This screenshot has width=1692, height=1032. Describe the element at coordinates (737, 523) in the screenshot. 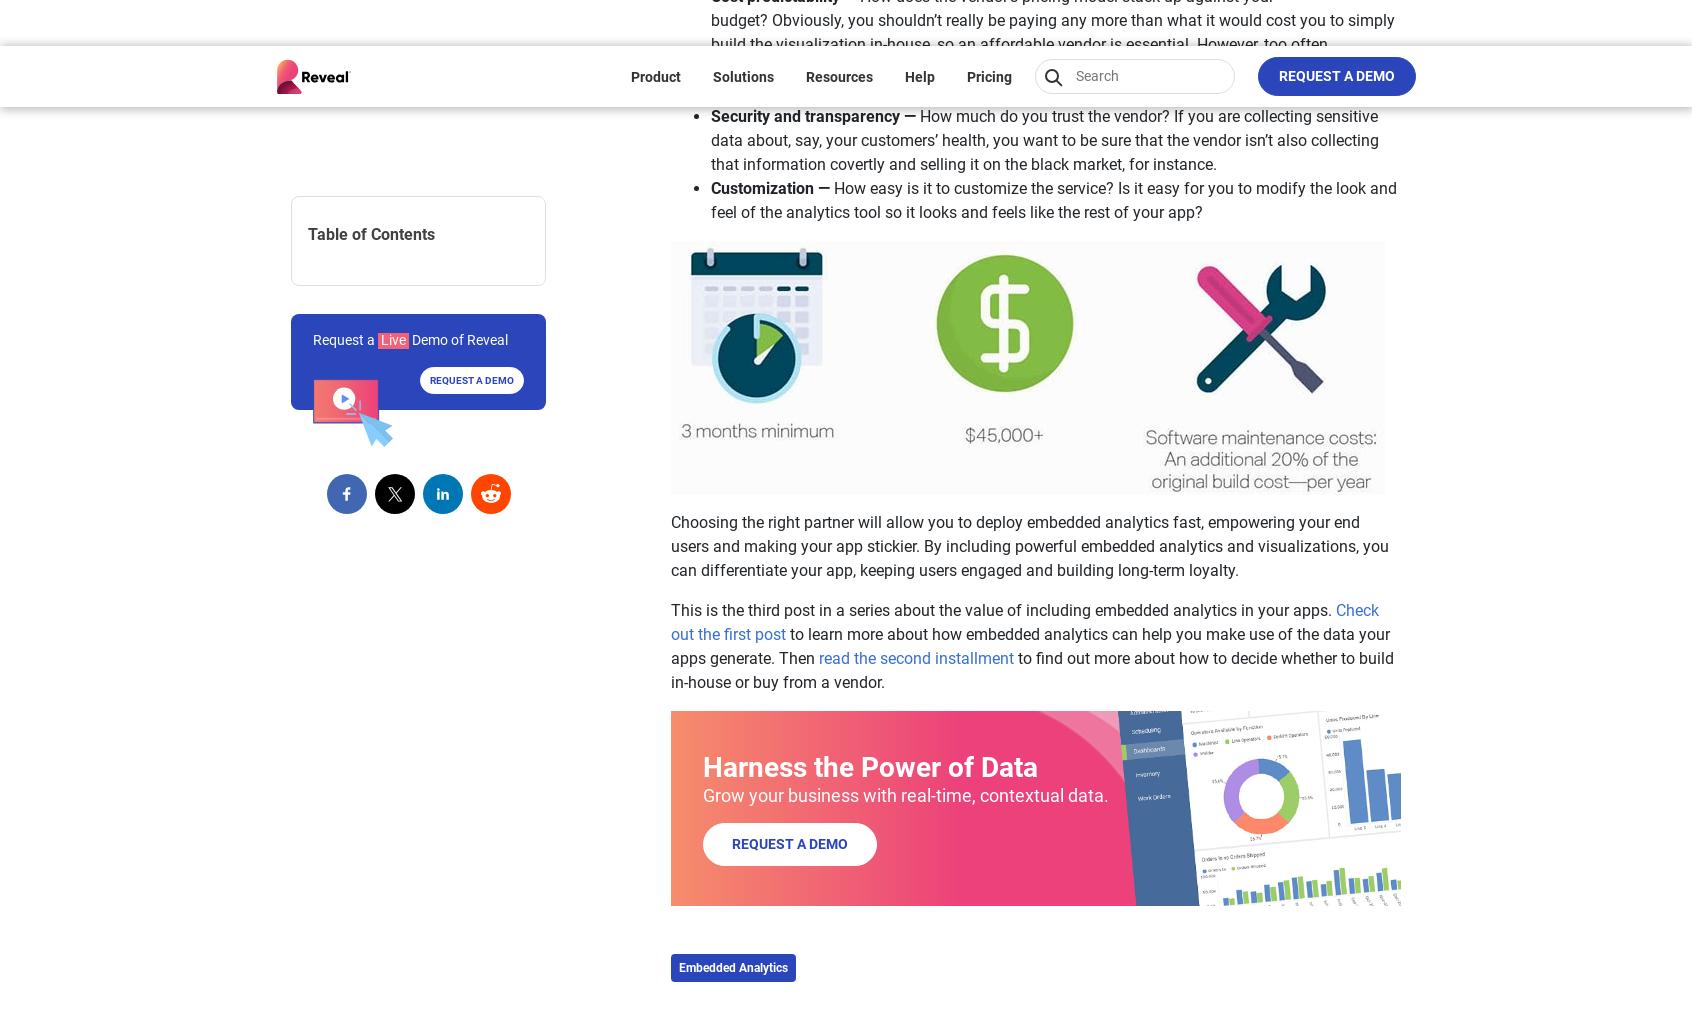

I see `'Support Policies'` at that location.